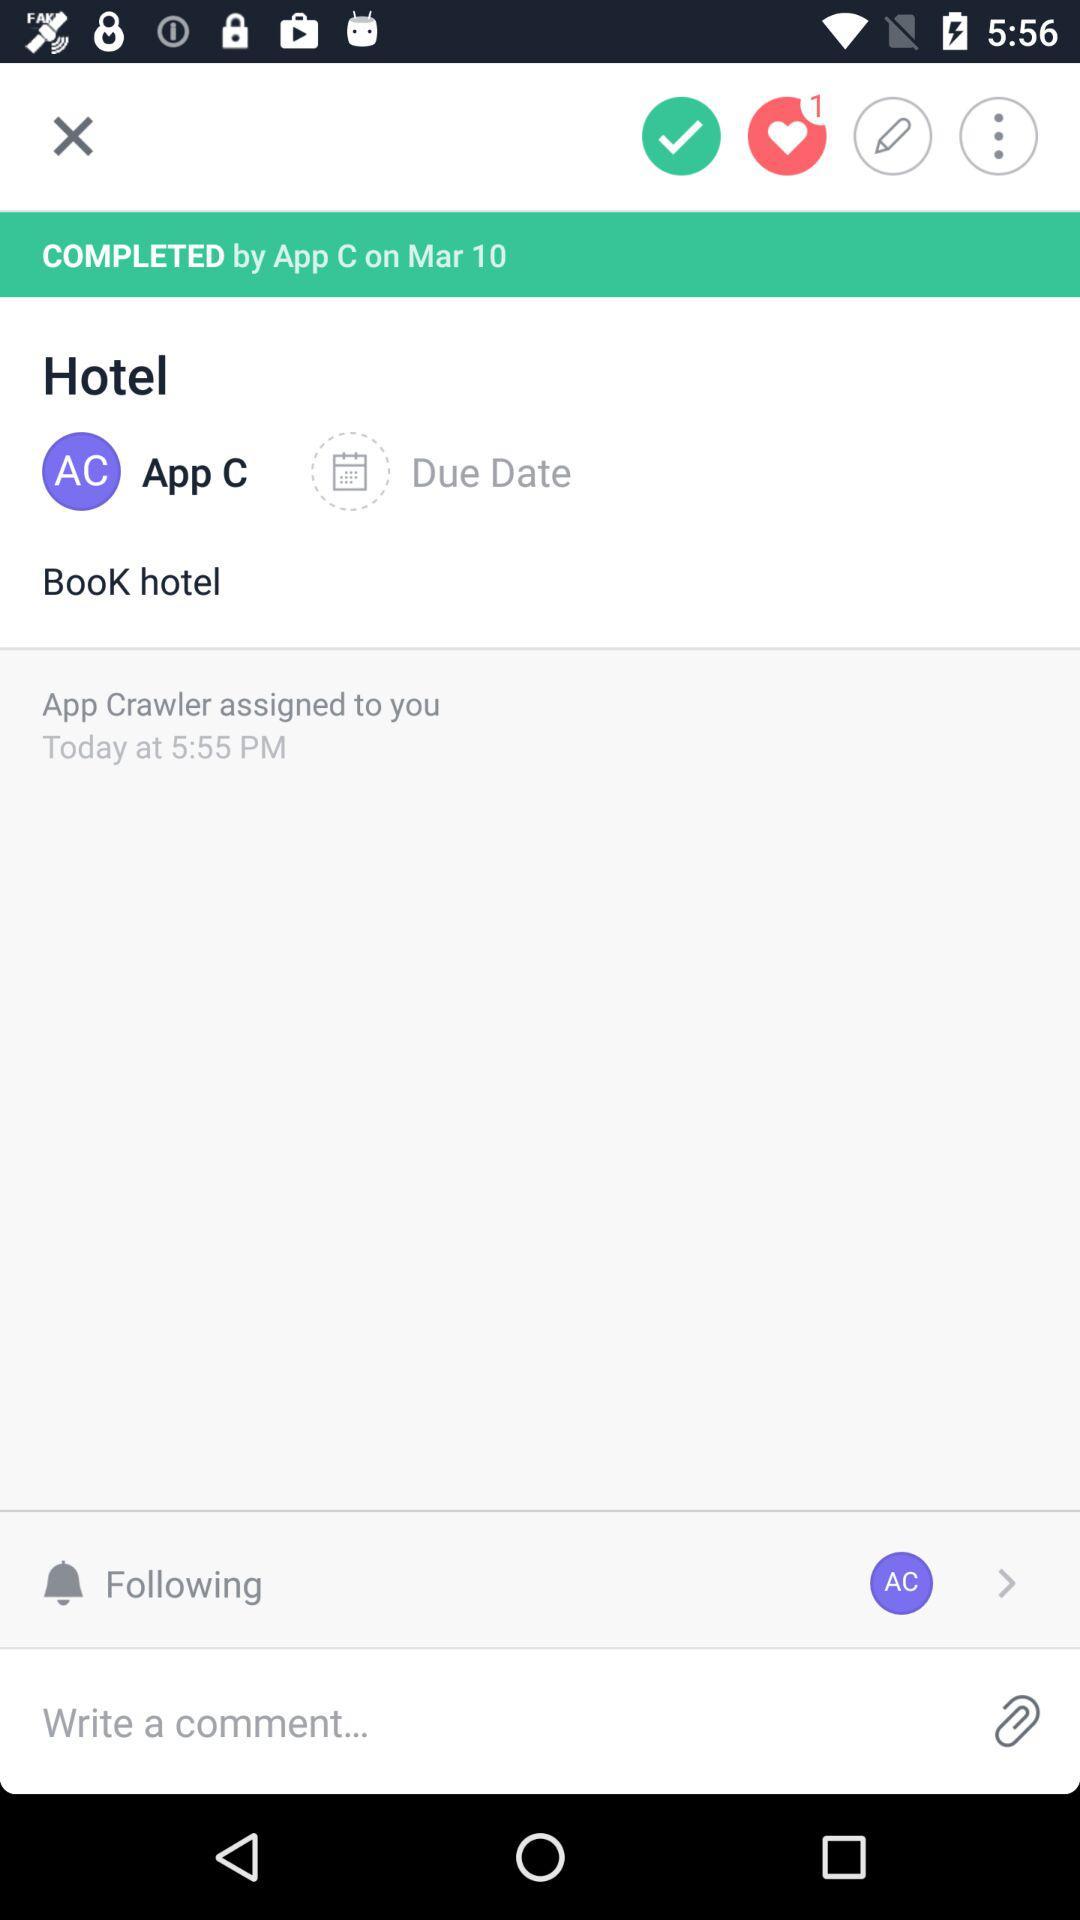 The image size is (1080, 1920). I want to click on the item next to the ac item, so click(161, 1582).